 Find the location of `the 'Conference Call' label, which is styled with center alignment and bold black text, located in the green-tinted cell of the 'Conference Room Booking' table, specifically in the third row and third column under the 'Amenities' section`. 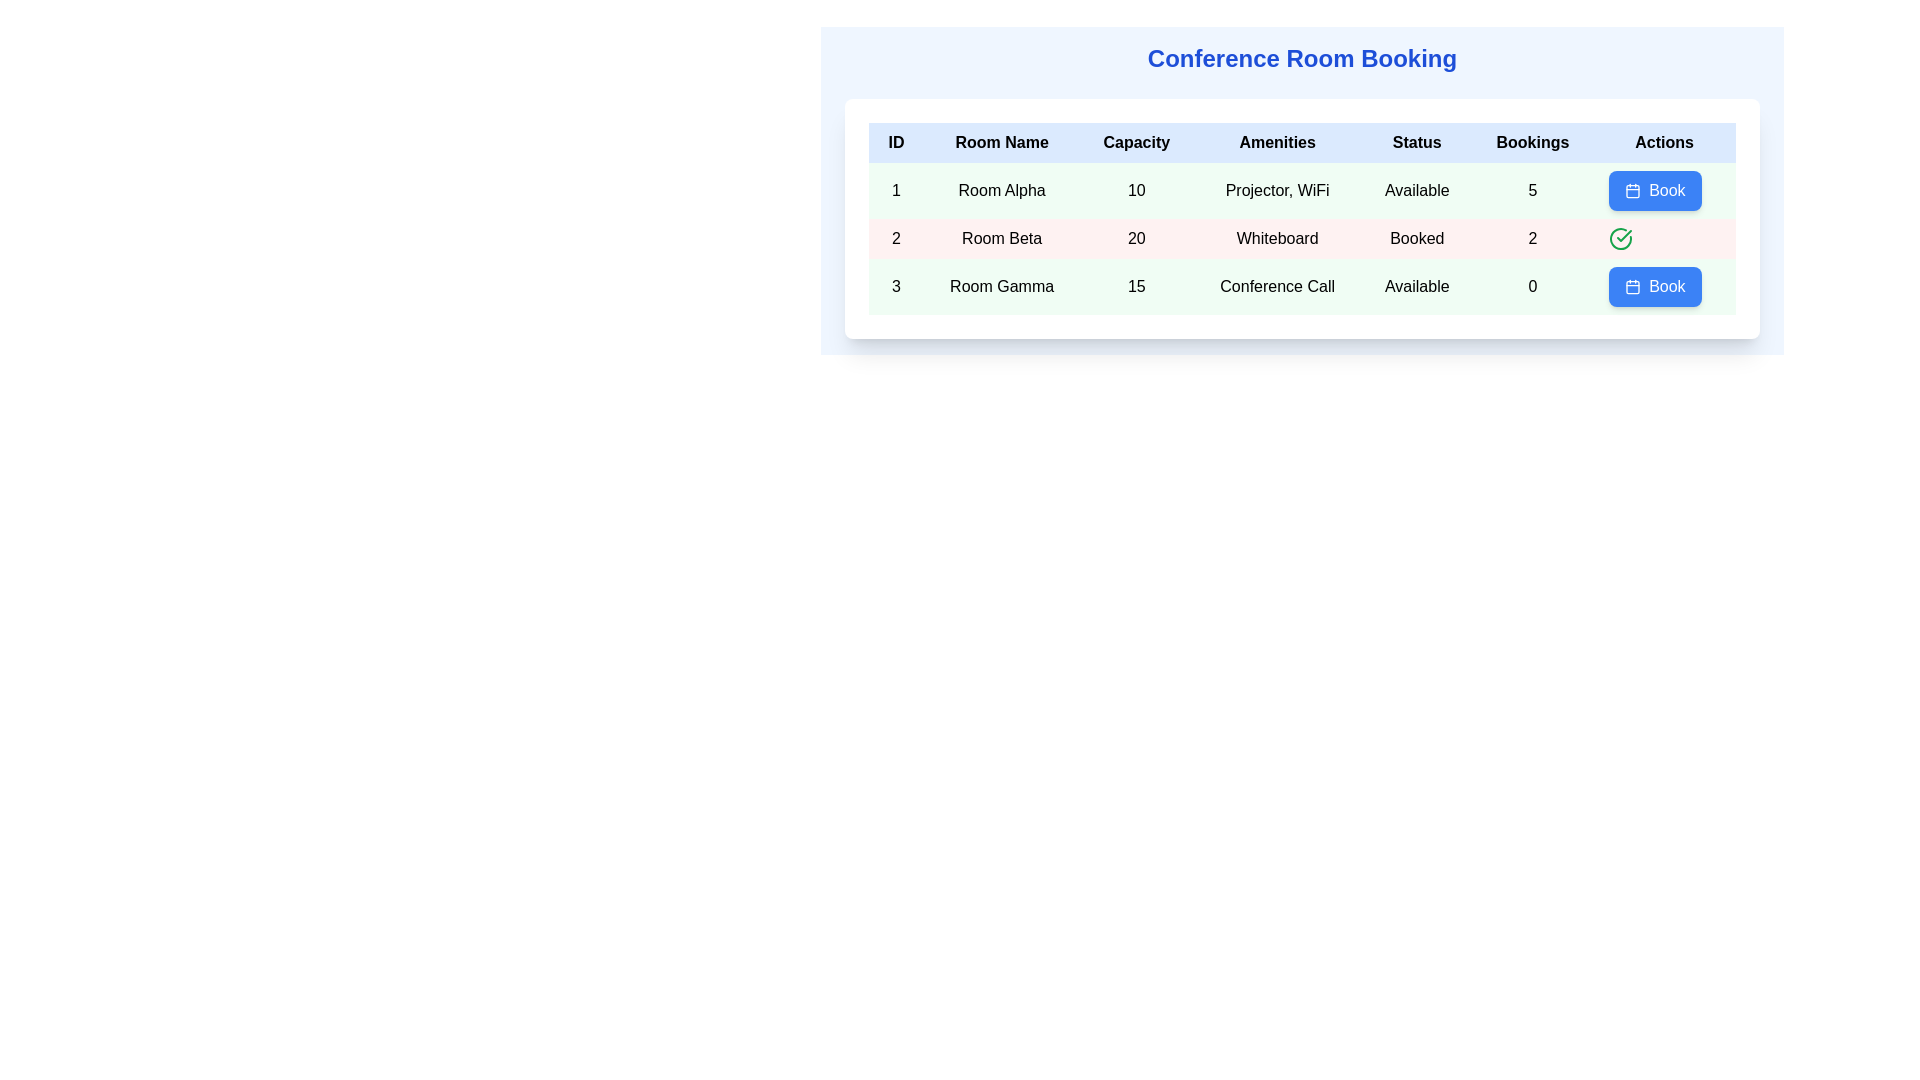

the 'Conference Call' label, which is styled with center alignment and bold black text, located in the green-tinted cell of the 'Conference Room Booking' table, specifically in the third row and third column under the 'Amenities' section is located at coordinates (1276, 286).